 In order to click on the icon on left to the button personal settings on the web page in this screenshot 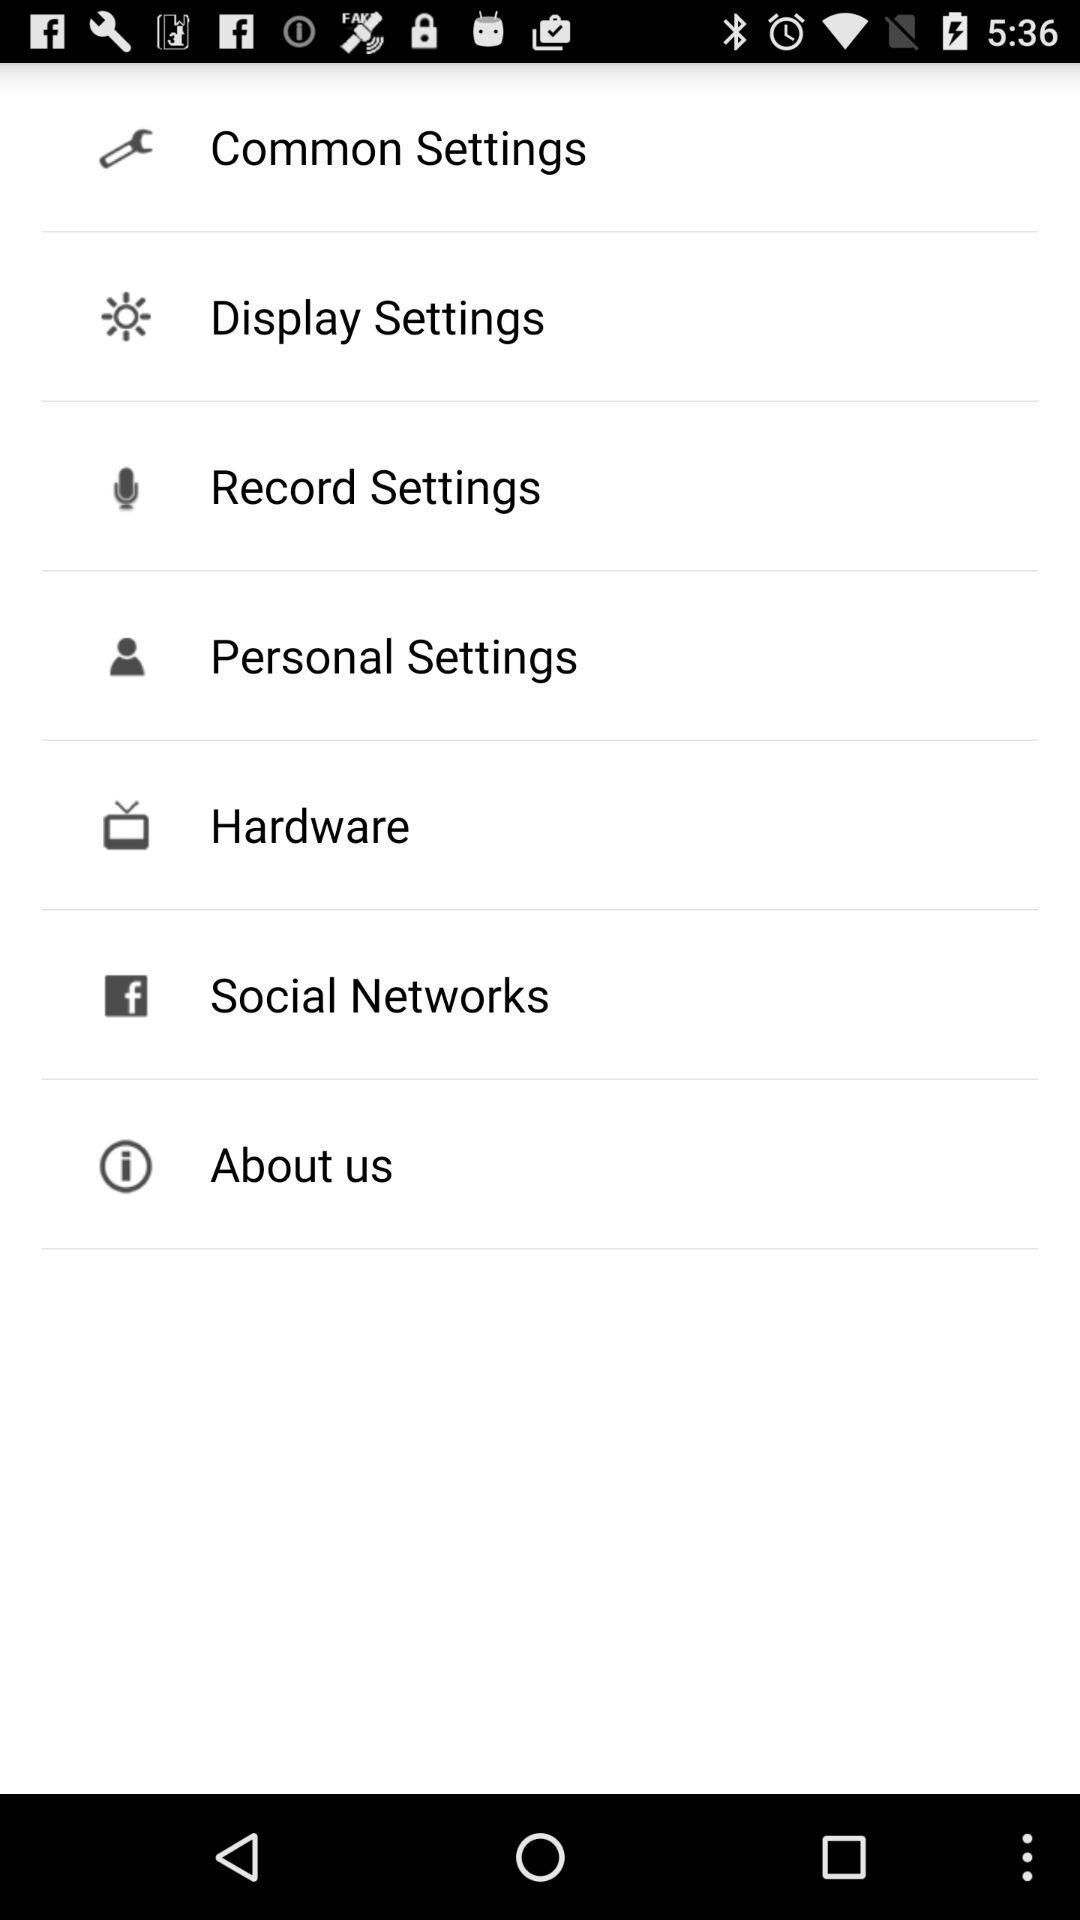, I will do `click(126, 656)`.